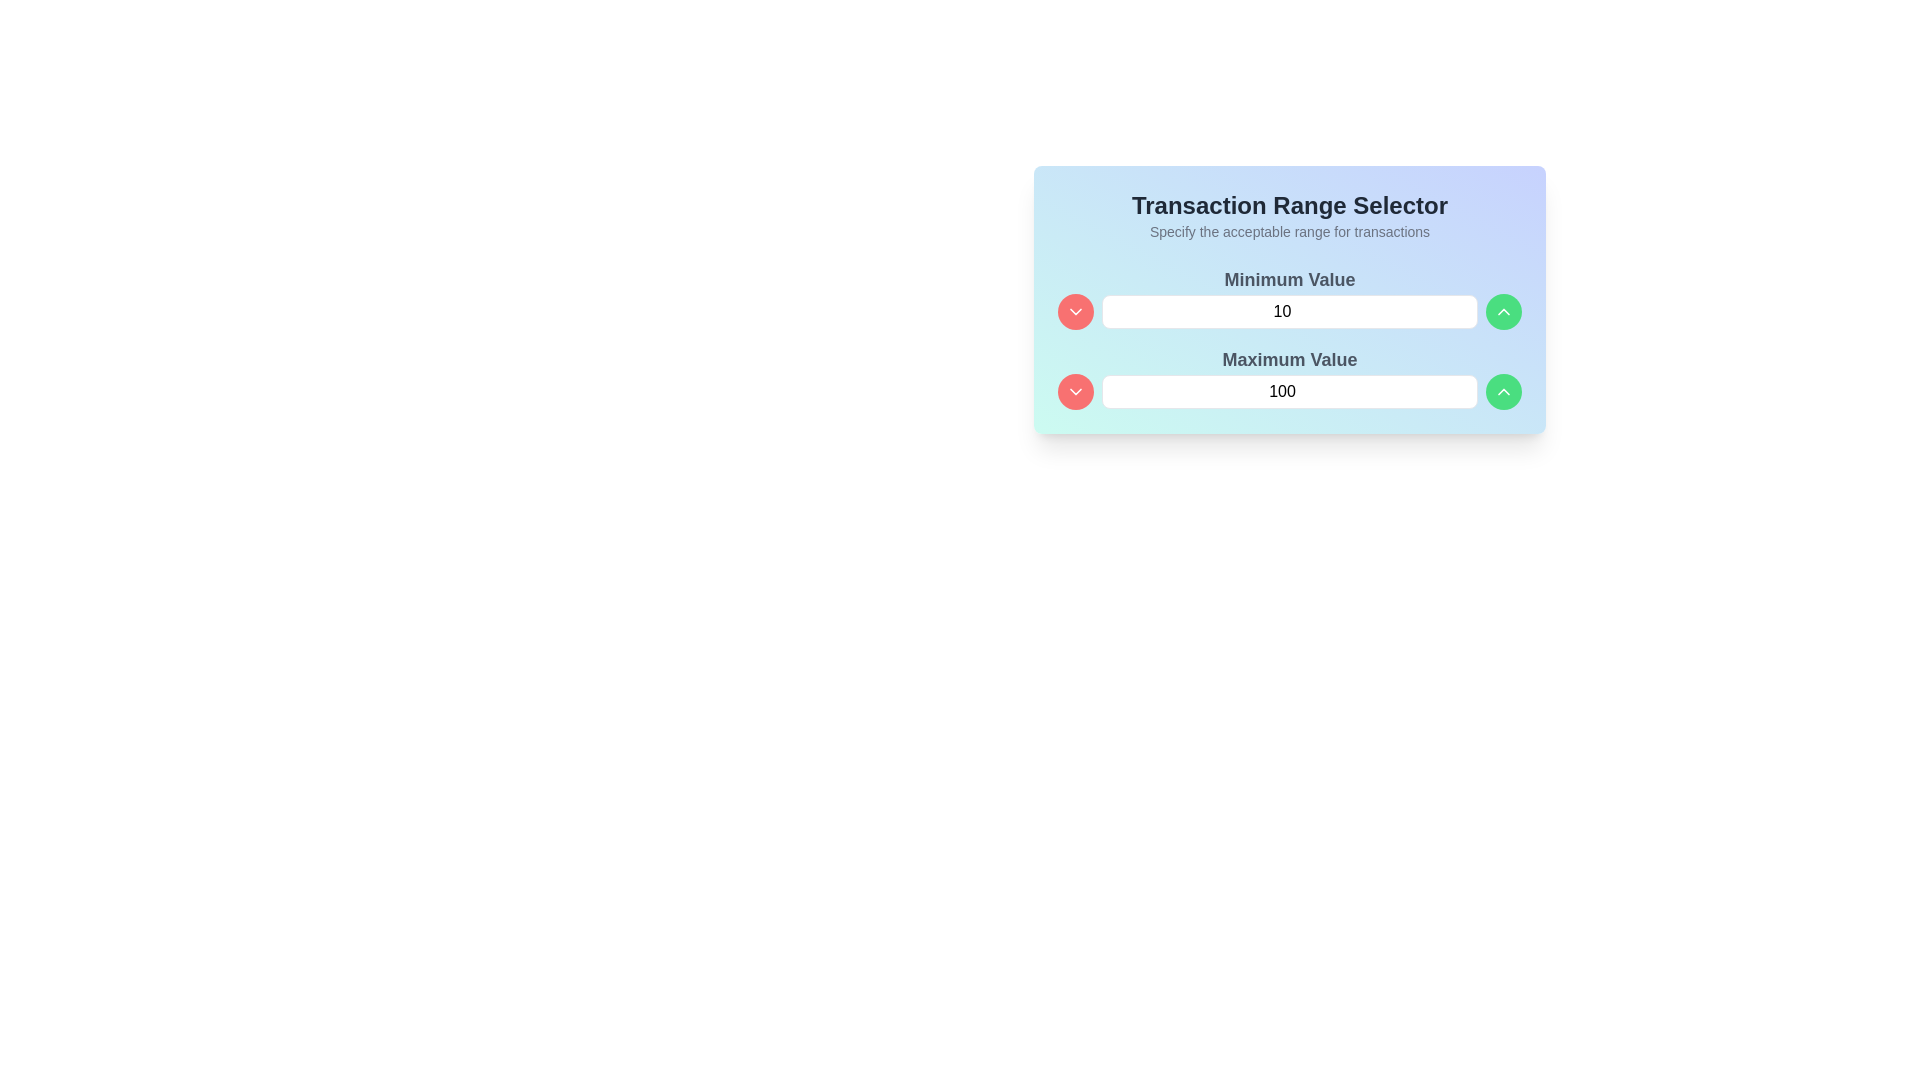 The height and width of the screenshot is (1080, 1920). What do you see at coordinates (1074, 312) in the screenshot?
I see `the circular red button with a downward-facing chevron icon, located to the left of the 'Minimum Value' input field, for keyboard accessibility` at bounding box center [1074, 312].